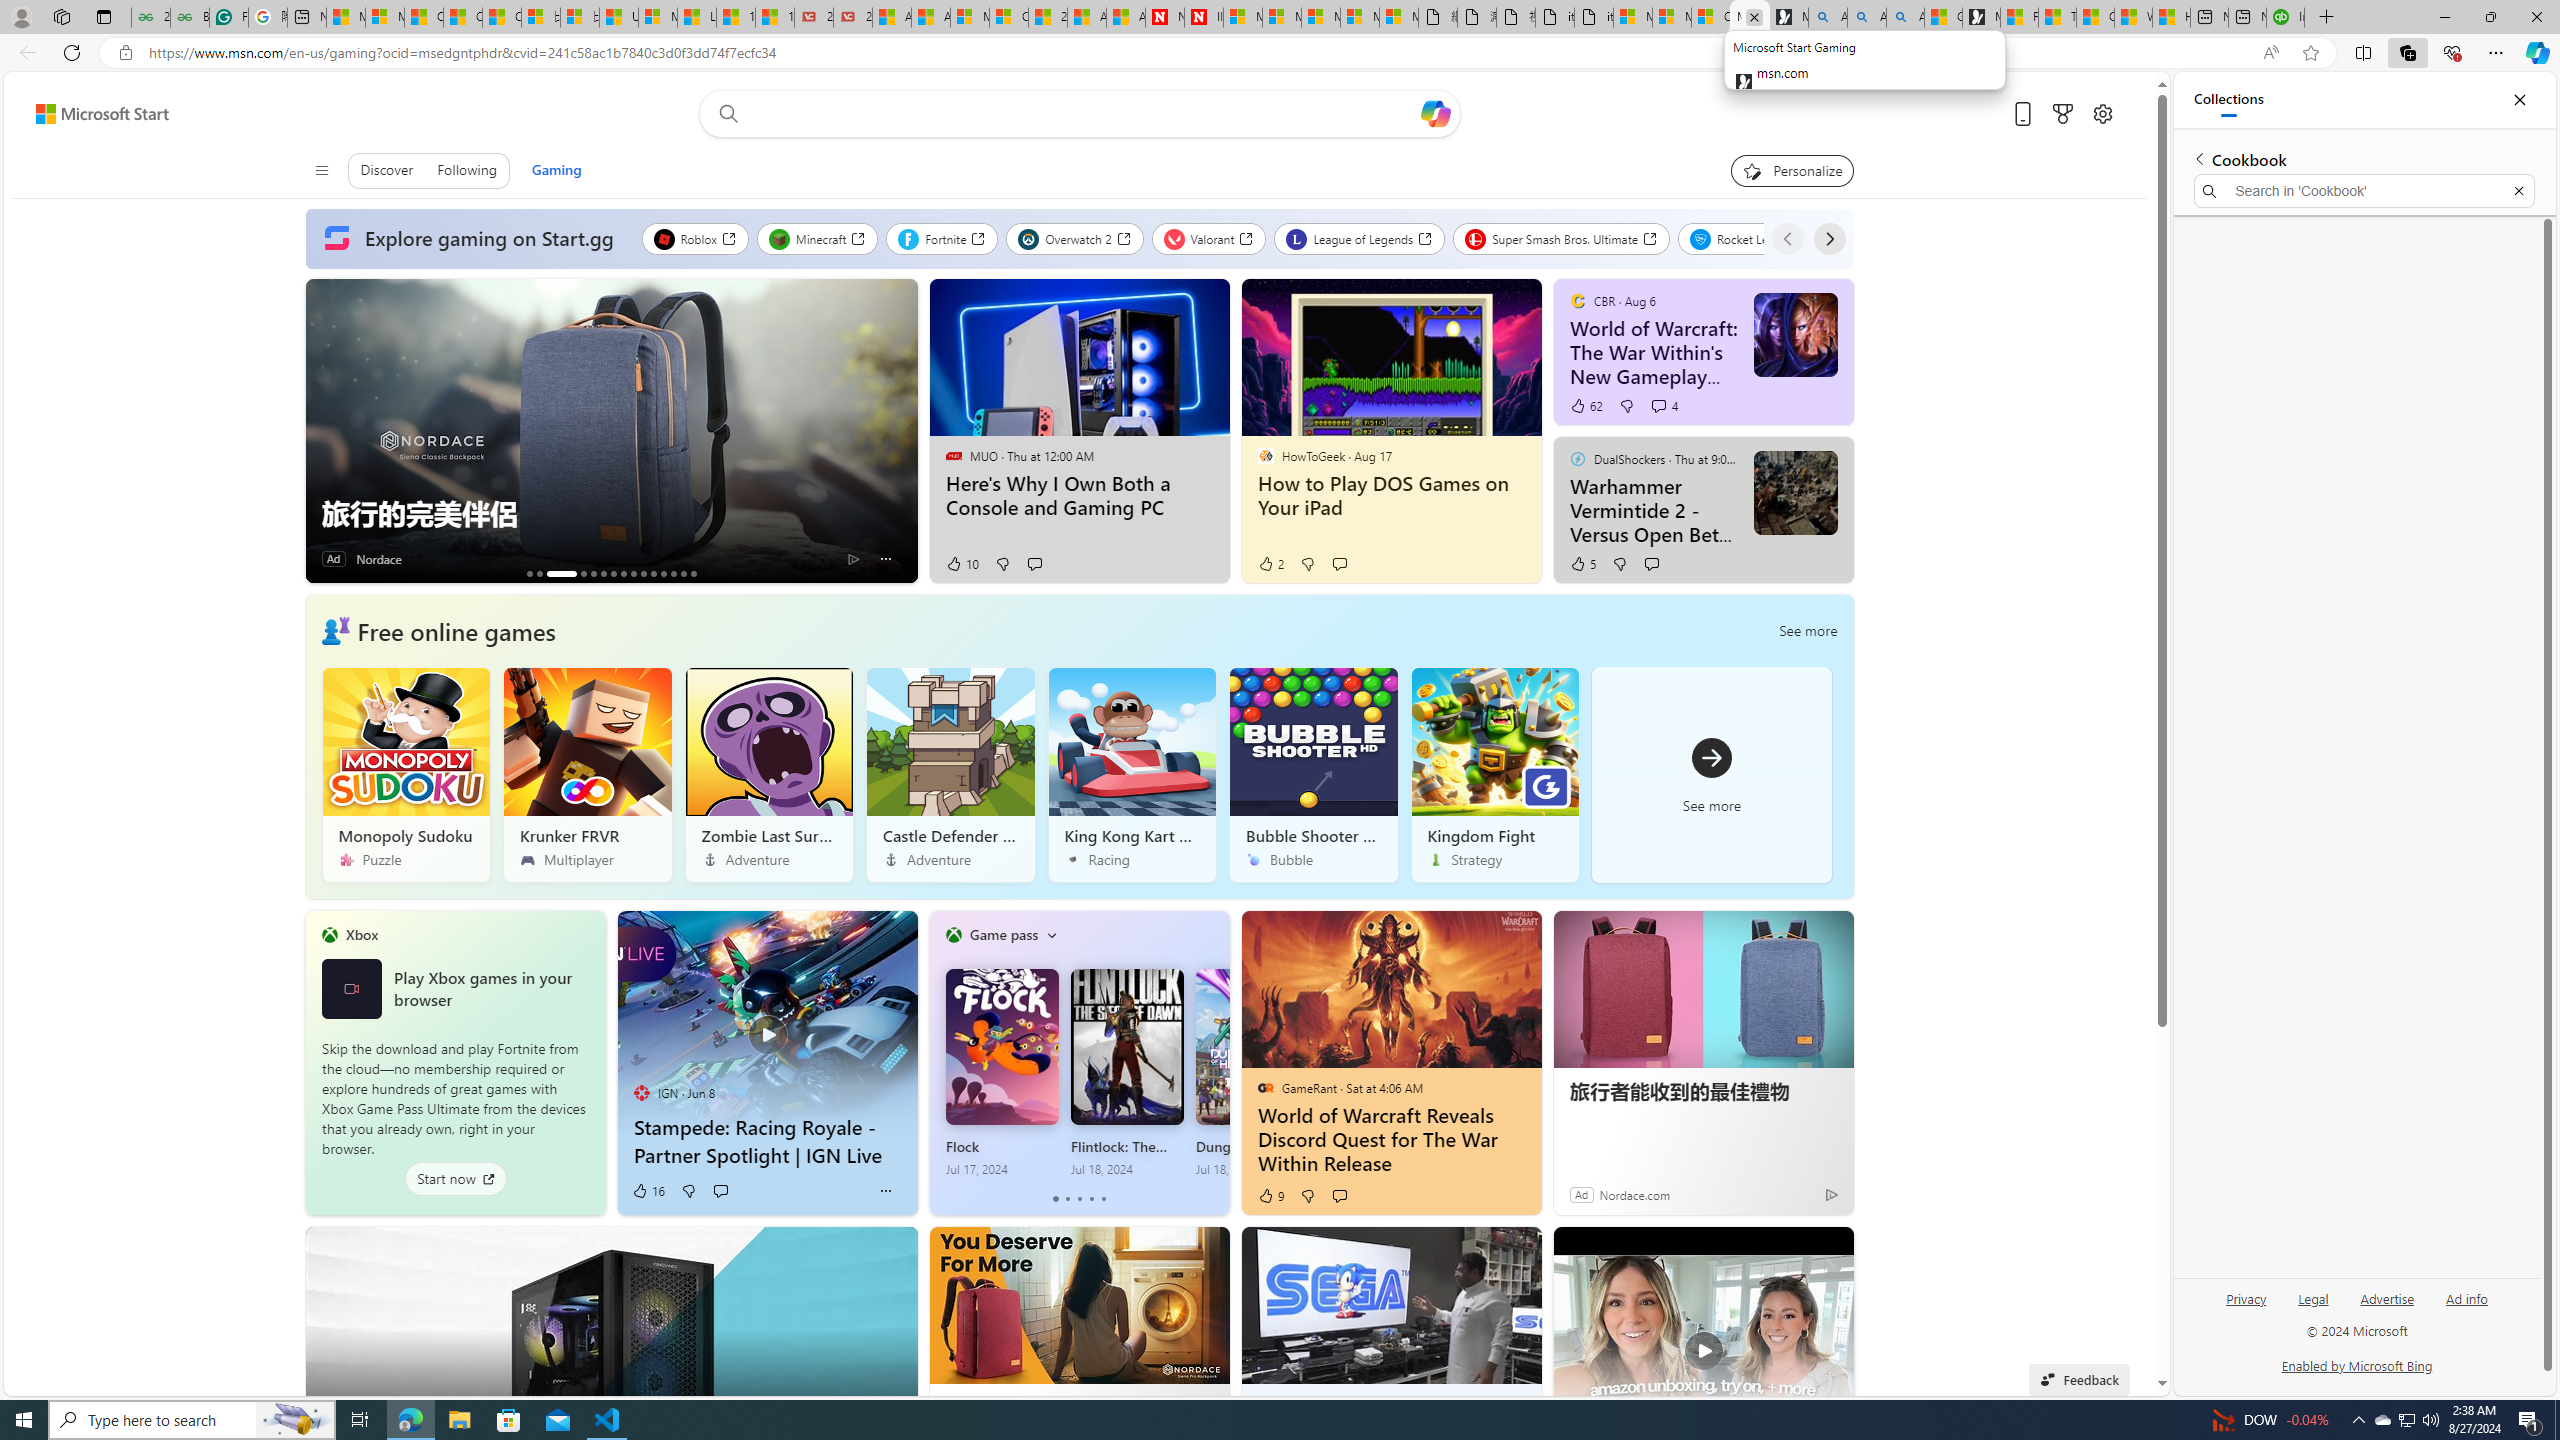  What do you see at coordinates (694, 238) in the screenshot?
I see `'Roblox'` at bounding box center [694, 238].